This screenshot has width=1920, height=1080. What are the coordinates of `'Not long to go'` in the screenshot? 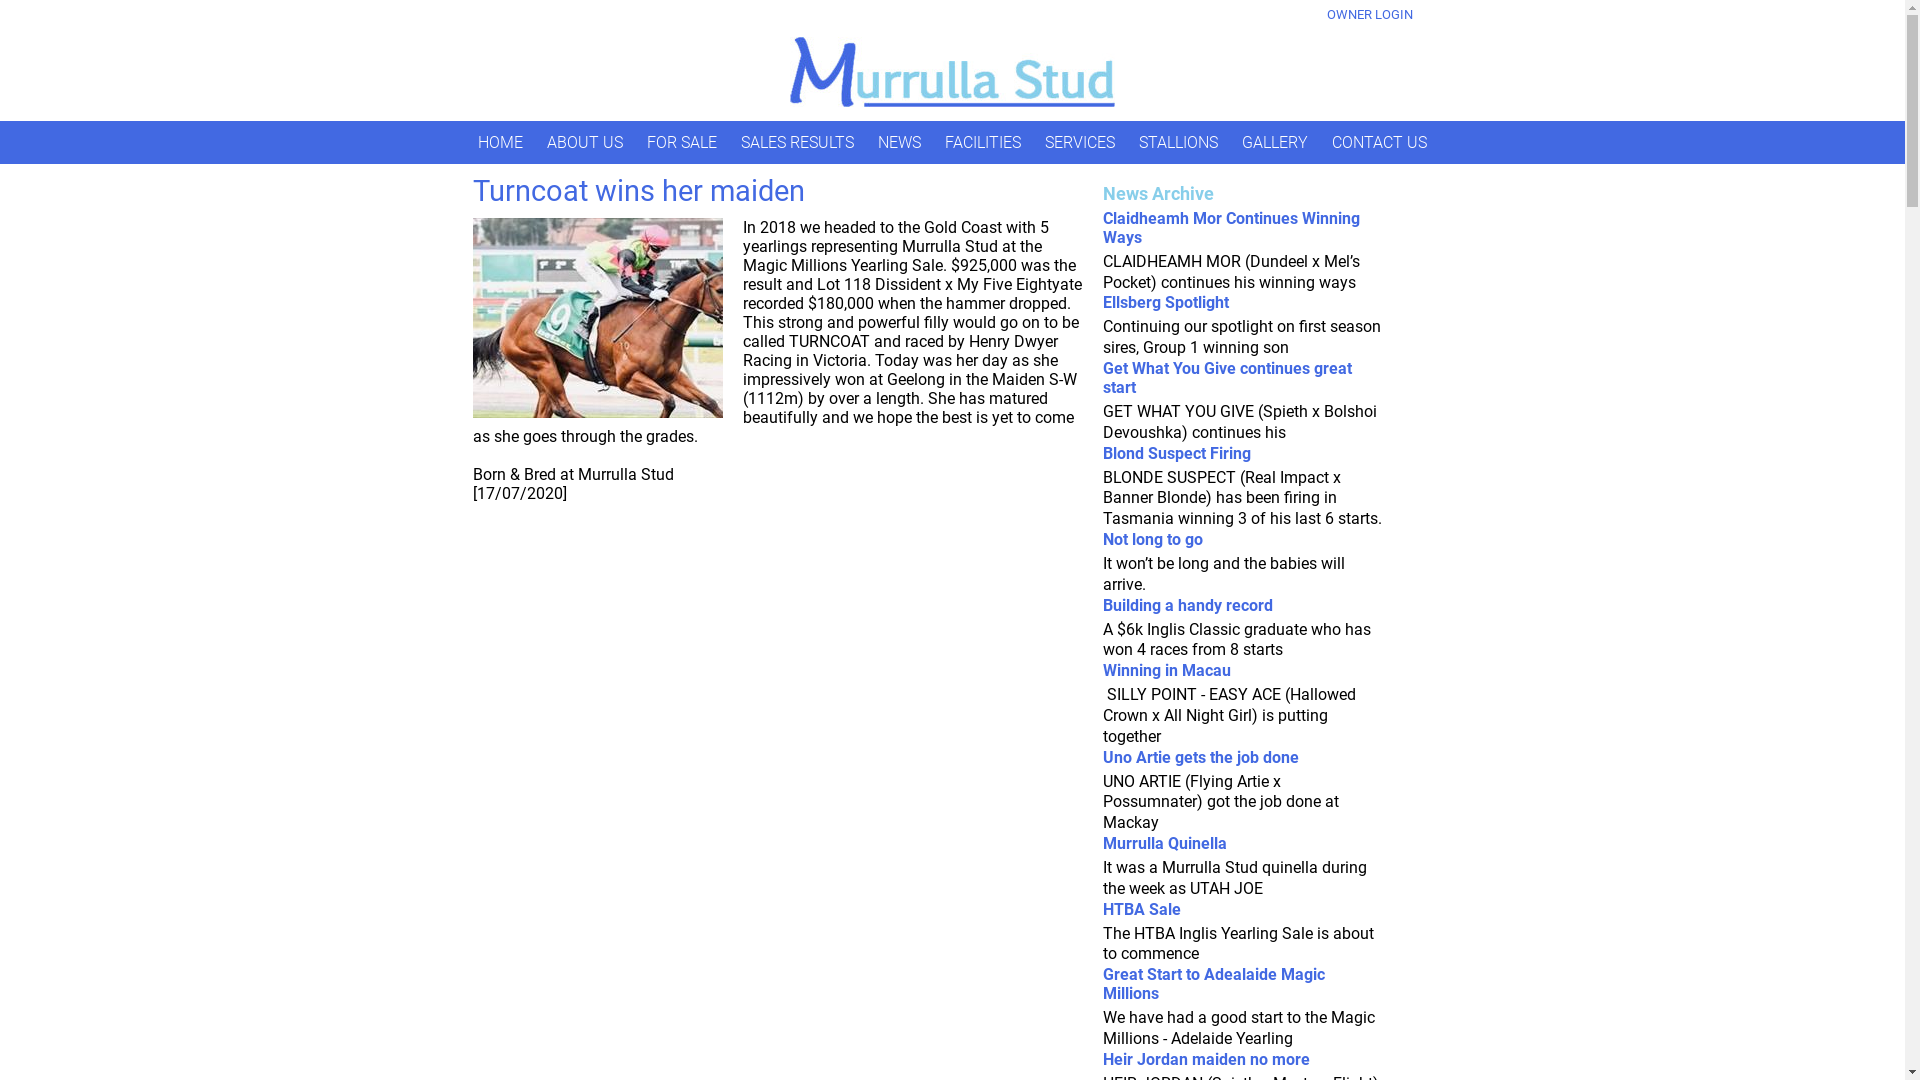 It's located at (1152, 538).